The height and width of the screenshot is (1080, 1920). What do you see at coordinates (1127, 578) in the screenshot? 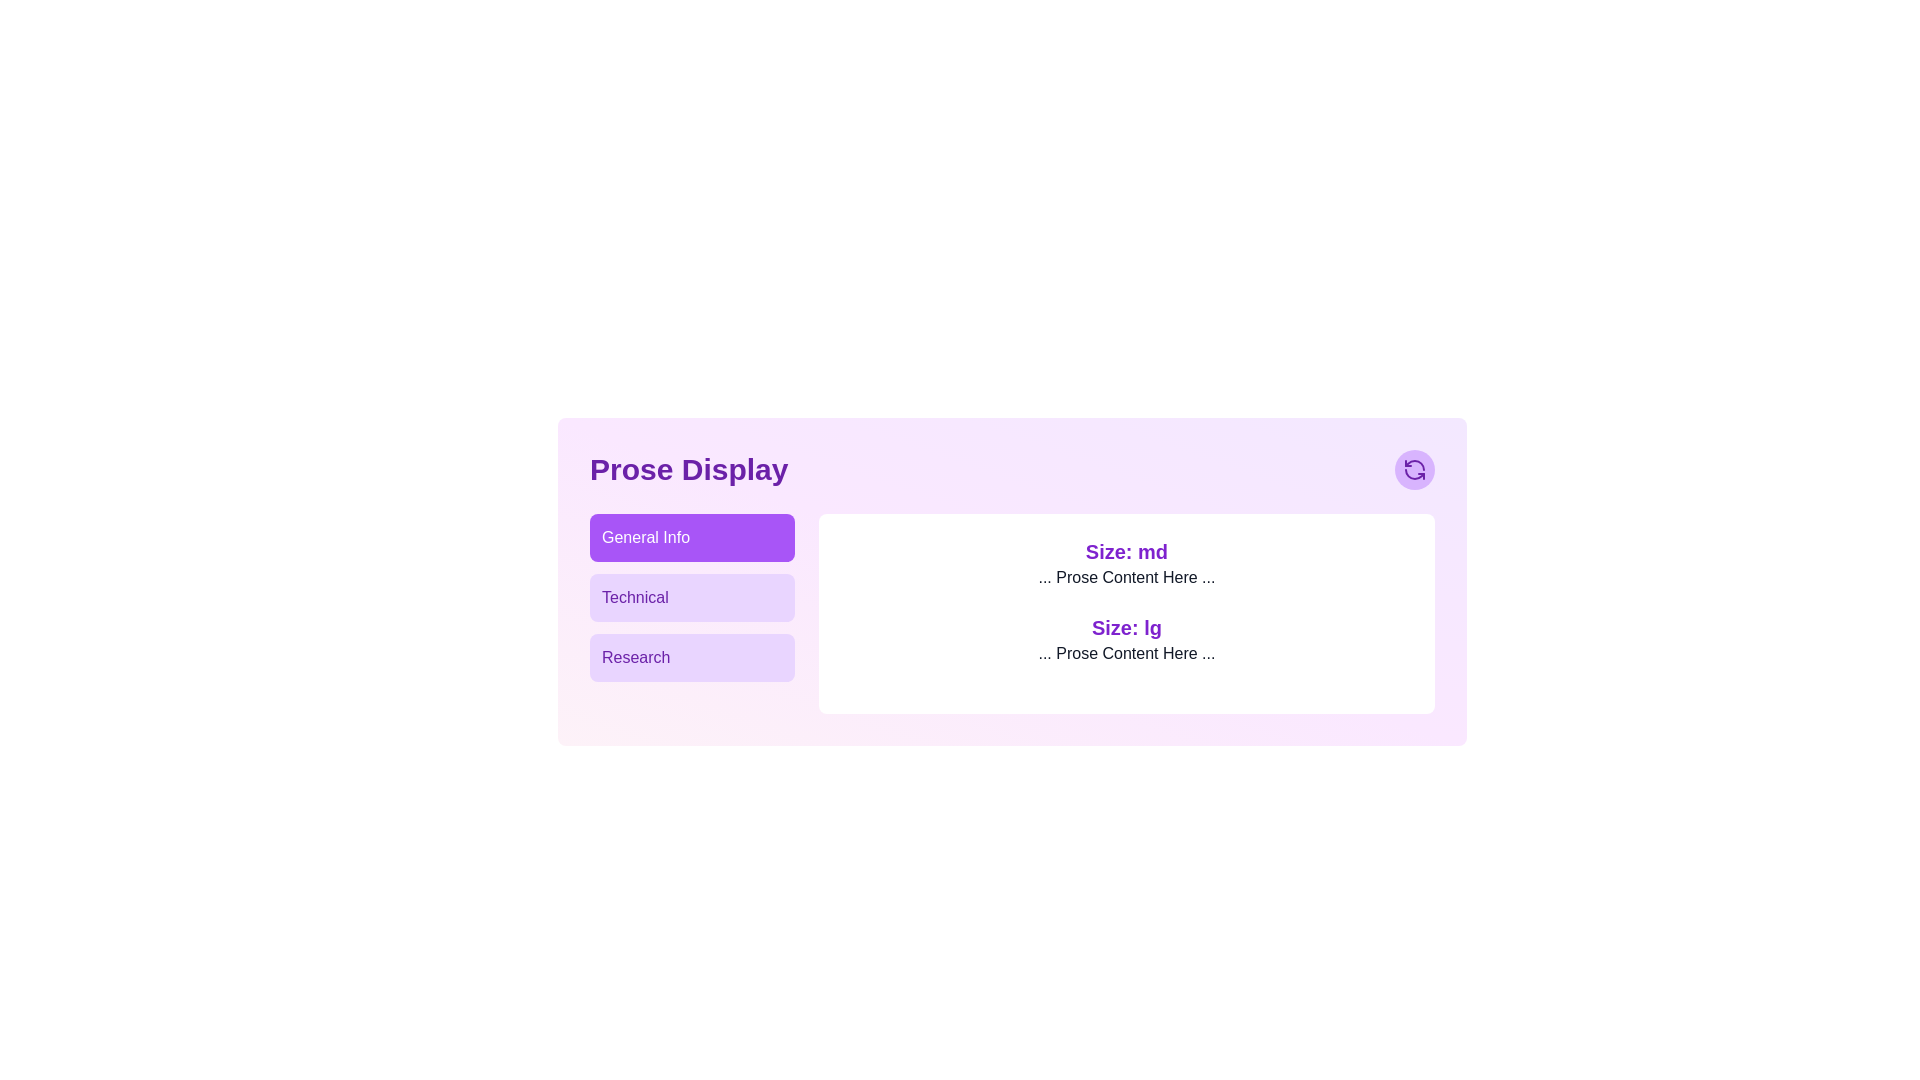
I see `the Text Block located below the bolded header 'Size: md' in the white box on the right side of the interface` at bounding box center [1127, 578].